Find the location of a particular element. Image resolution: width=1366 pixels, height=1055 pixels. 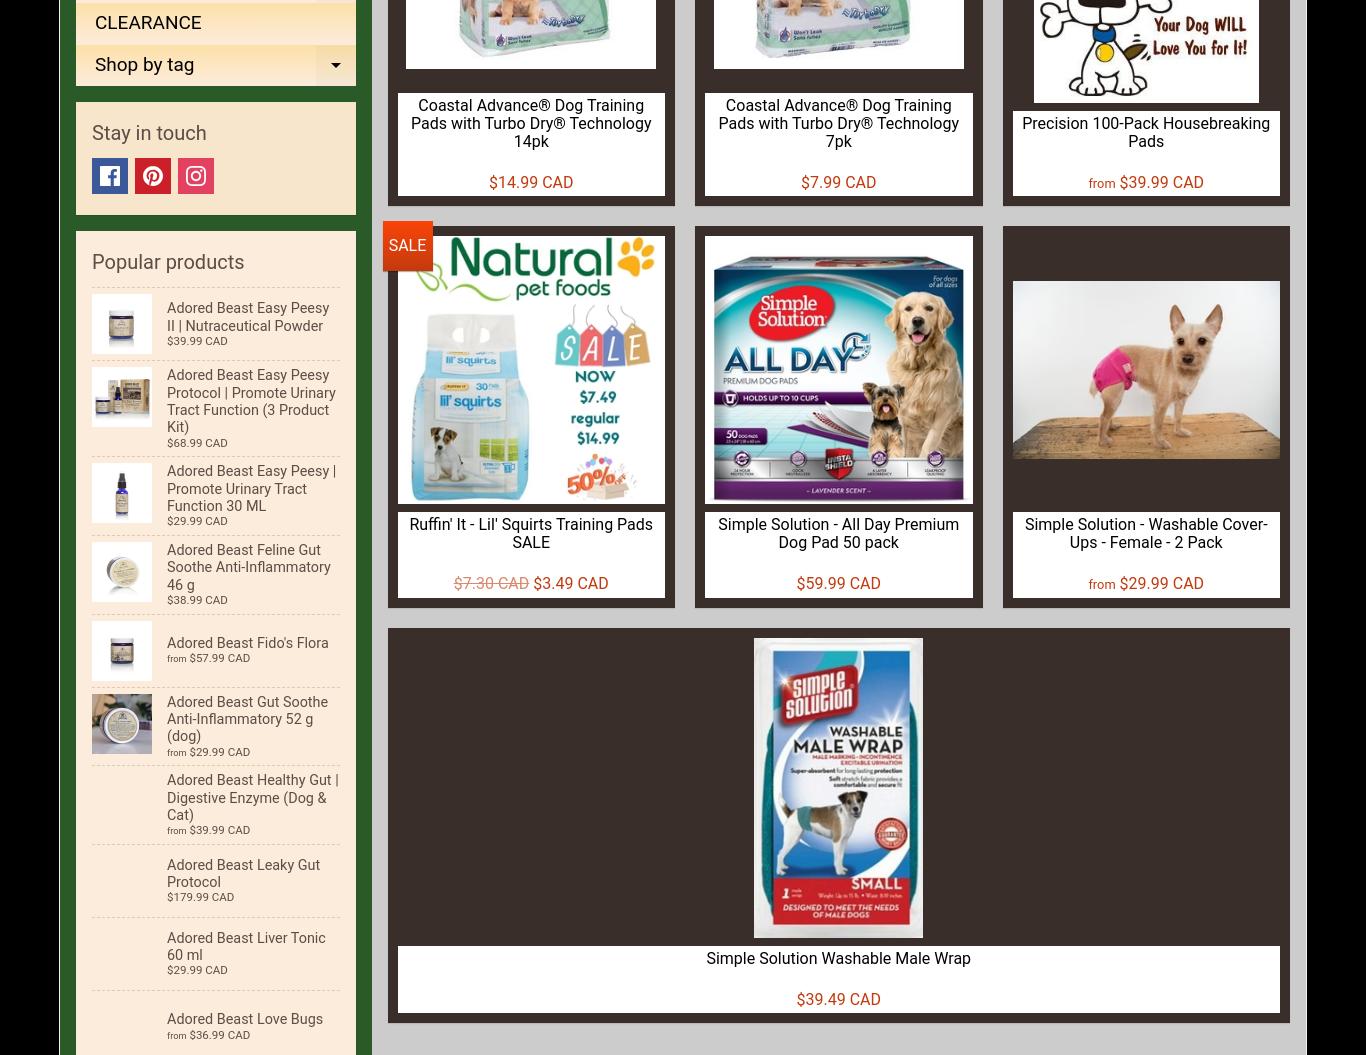

'$7.30 CAD' is located at coordinates (490, 582).